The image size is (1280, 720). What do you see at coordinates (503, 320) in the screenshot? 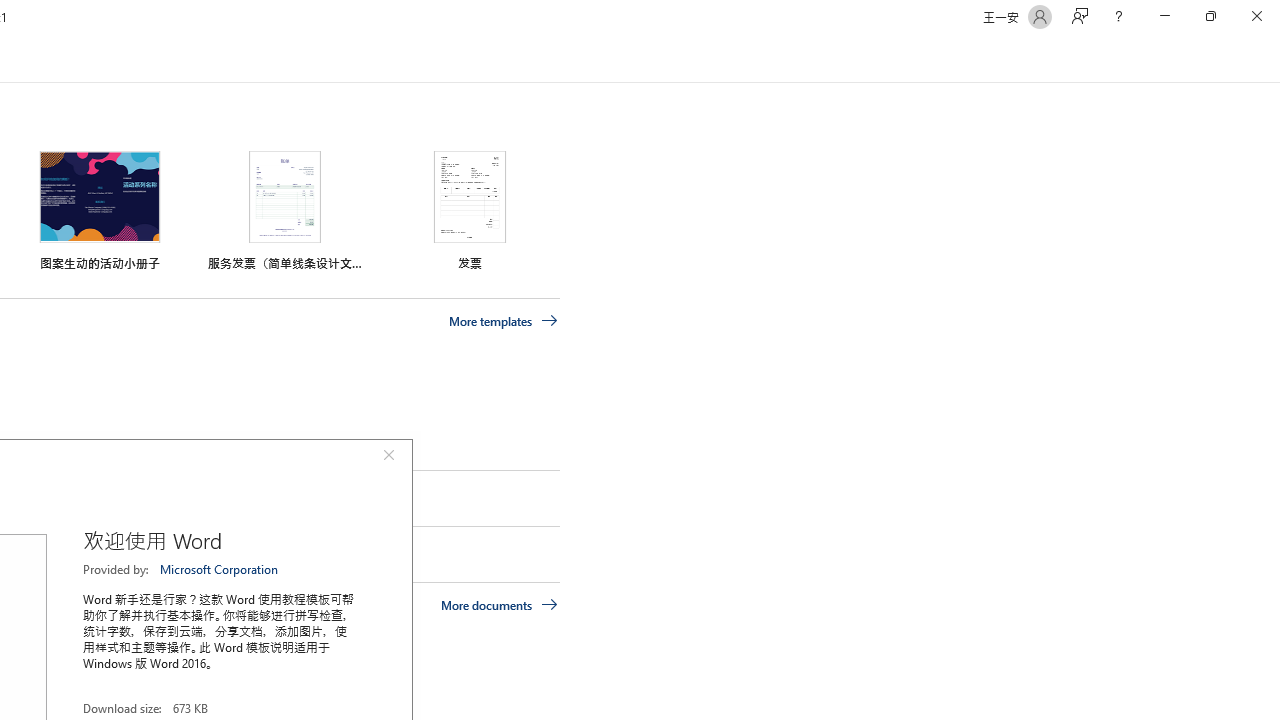
I see `'More templates'` at bounding box center [503, 320].